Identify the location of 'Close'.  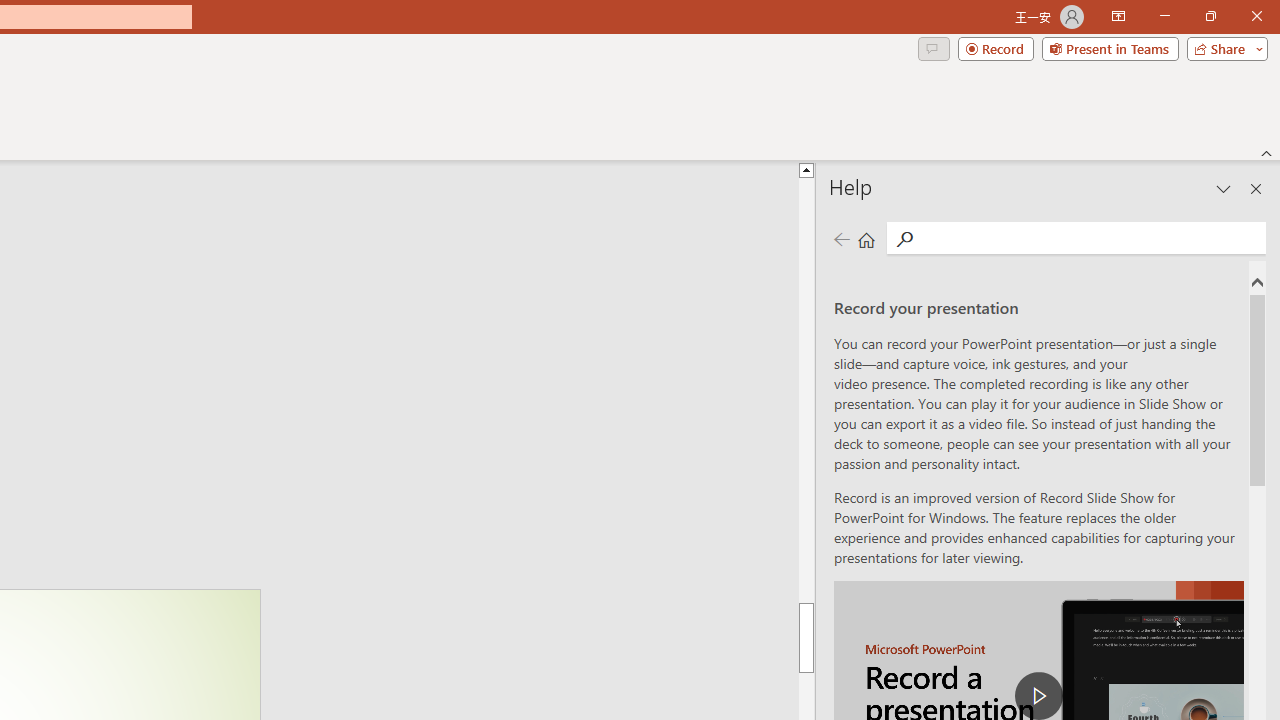
(1255, 16).